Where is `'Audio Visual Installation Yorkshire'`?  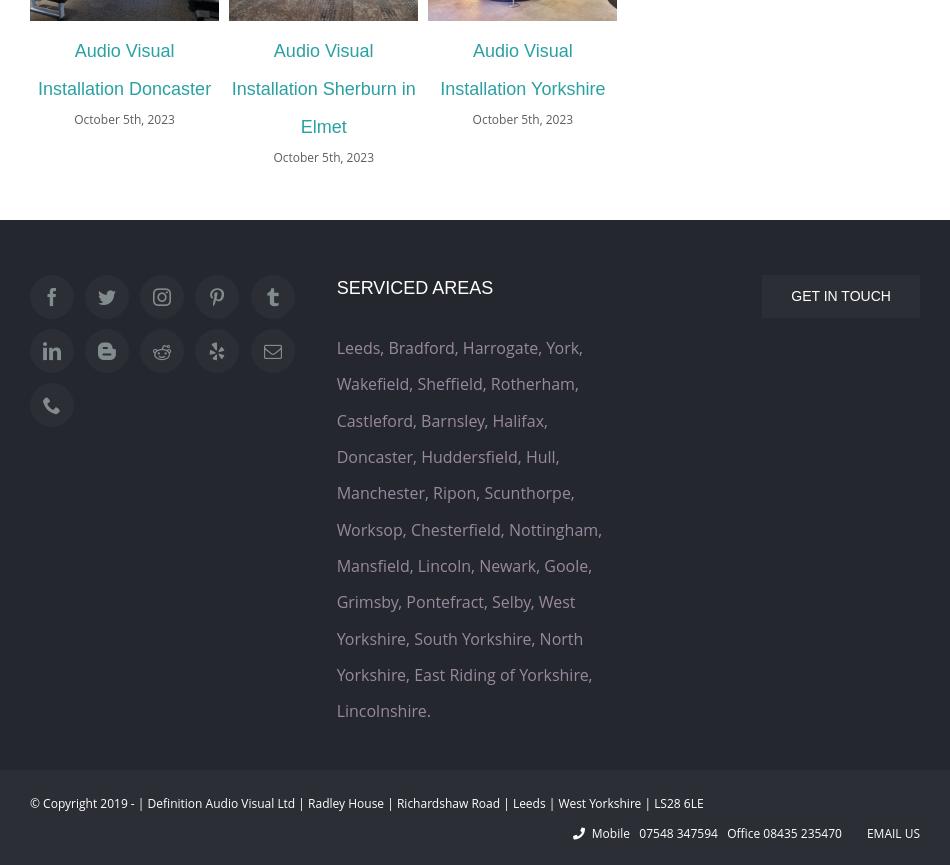
'Audio Visual Installation Yorkshire' is located at coordinates (439, 69).